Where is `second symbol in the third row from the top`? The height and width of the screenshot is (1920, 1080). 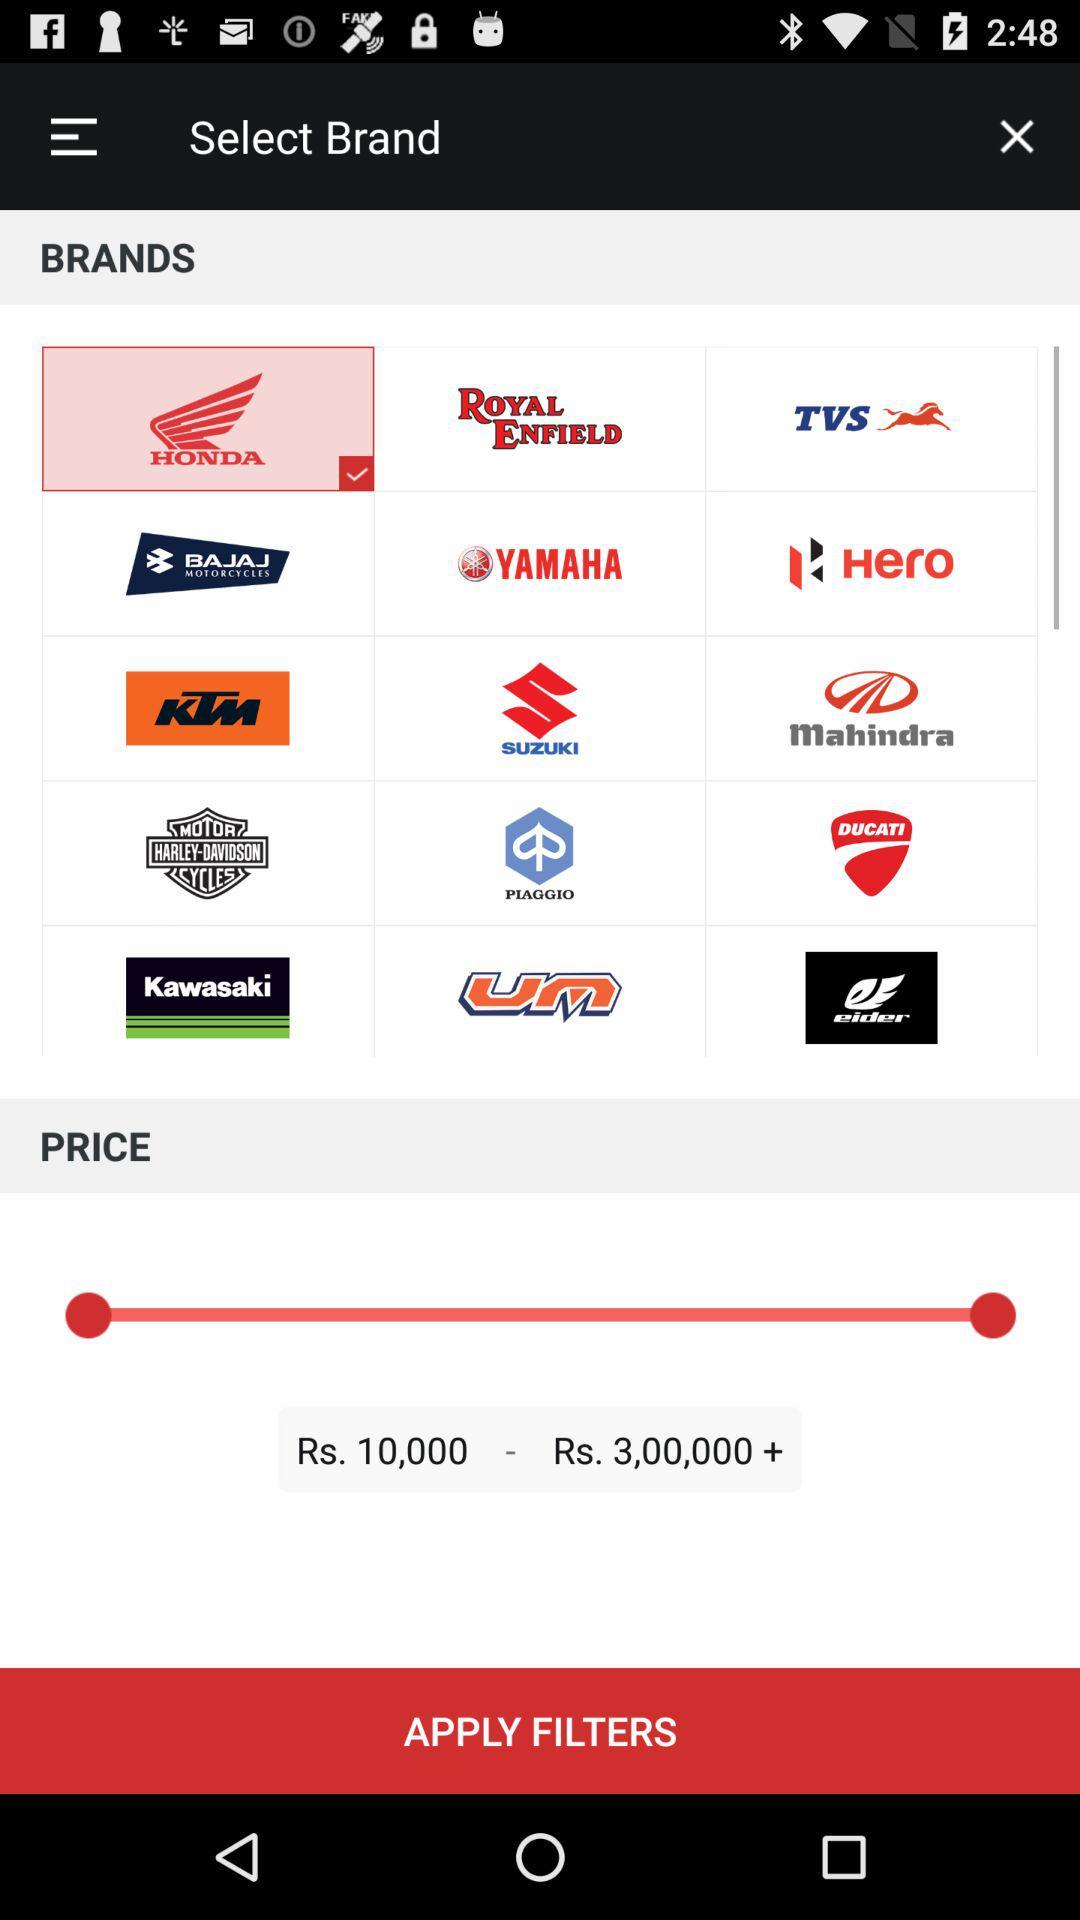
second symbol in the third row from the top is located at coordinates (540, 708).